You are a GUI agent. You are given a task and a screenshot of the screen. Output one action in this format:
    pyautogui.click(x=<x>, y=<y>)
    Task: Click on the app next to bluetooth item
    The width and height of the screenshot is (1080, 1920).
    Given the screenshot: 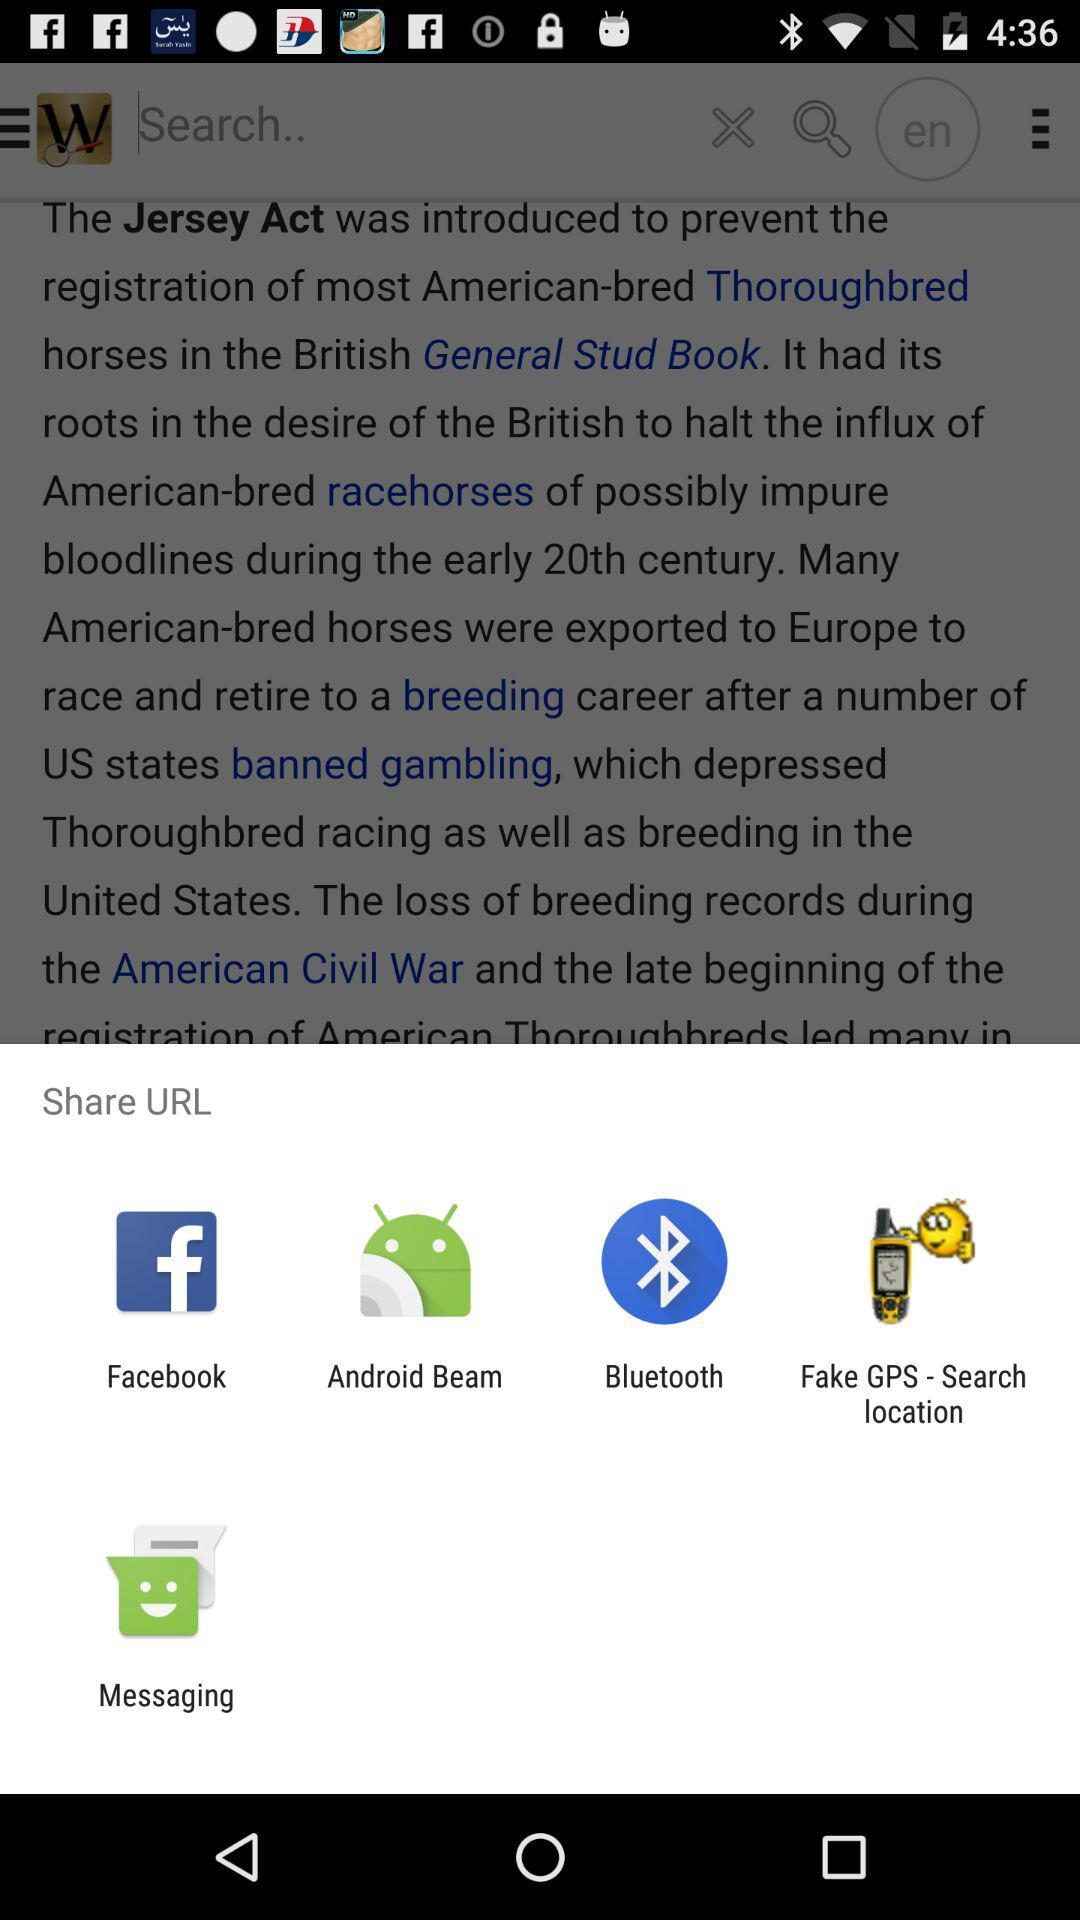 What is the action you would take?
    pyautogui.click(x=913, y=1392)
    